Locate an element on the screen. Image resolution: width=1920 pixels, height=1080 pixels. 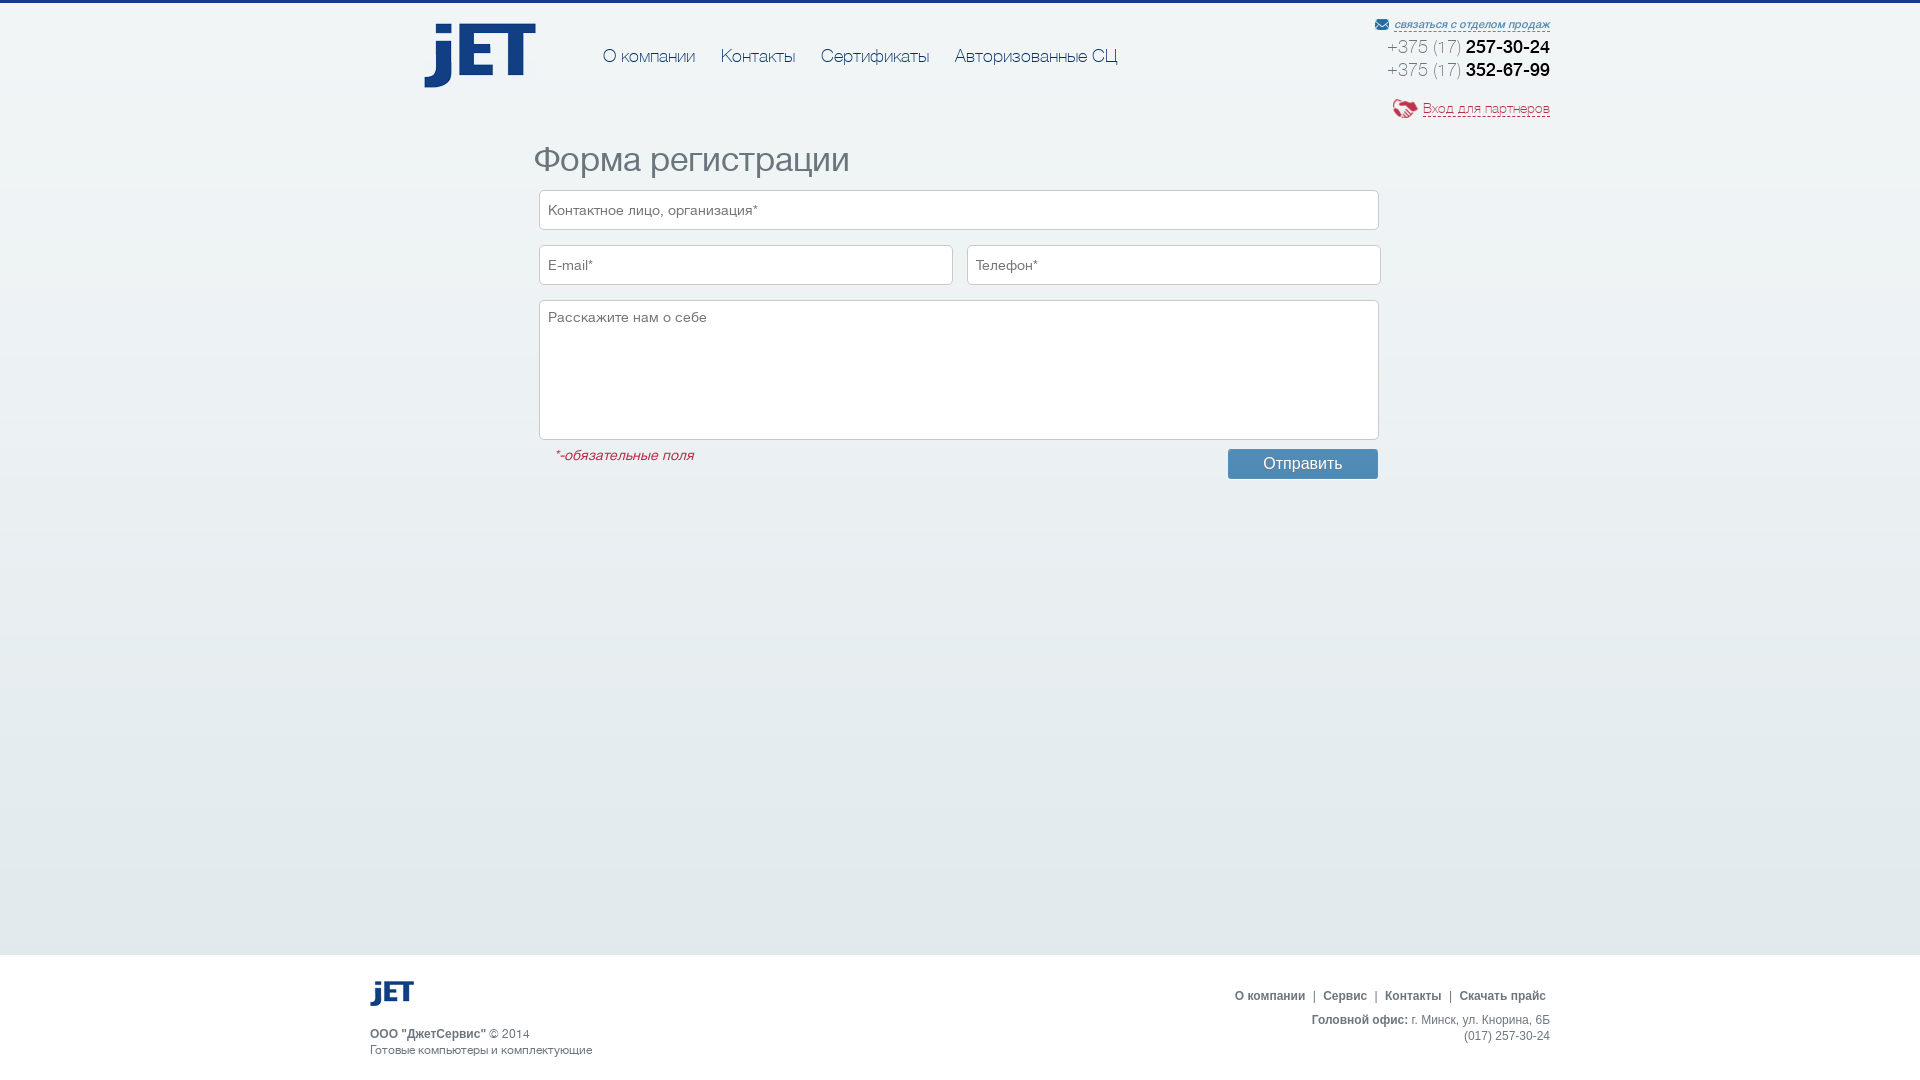
'JET' is located at coordinates (422, 82).